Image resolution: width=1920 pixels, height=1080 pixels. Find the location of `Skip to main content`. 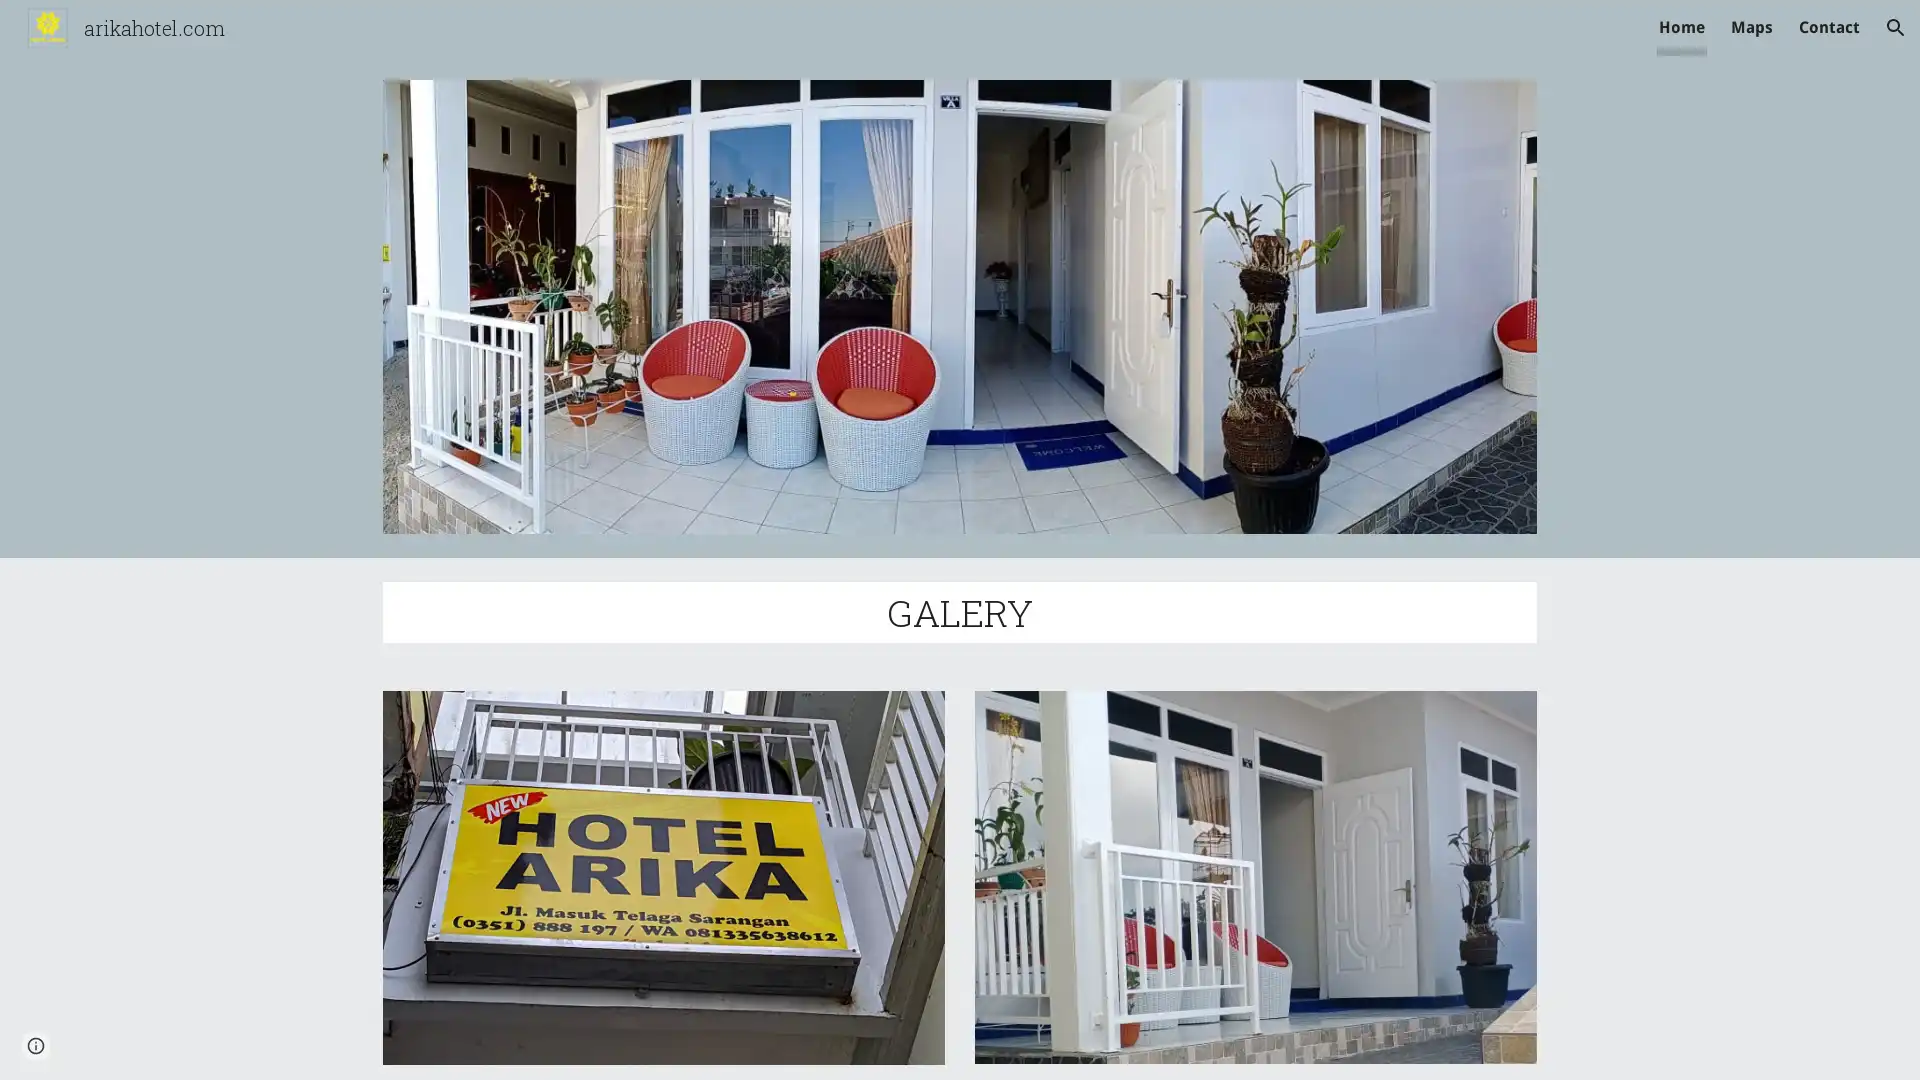

Skip to main content is located at coordinates (787, 37).